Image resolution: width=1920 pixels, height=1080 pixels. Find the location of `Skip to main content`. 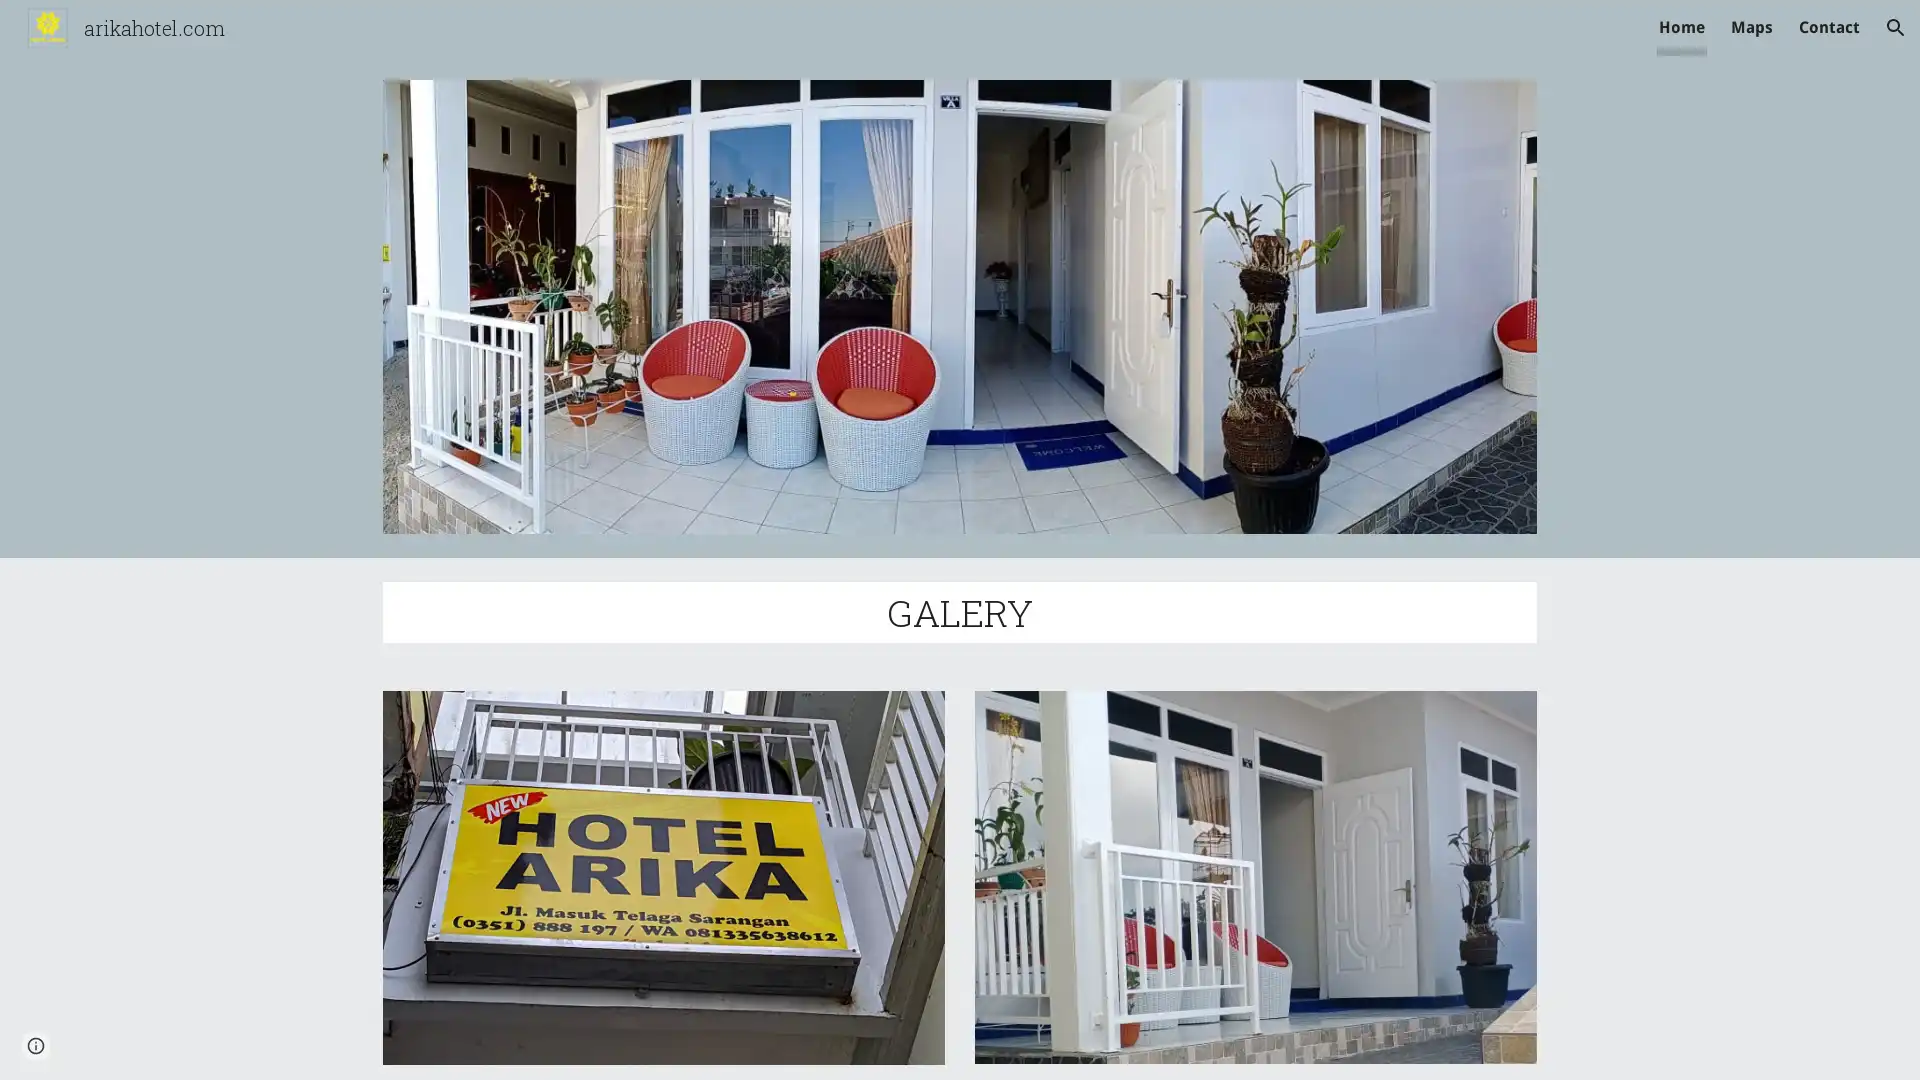

Skip to main content is located at coordinates (787, 37).